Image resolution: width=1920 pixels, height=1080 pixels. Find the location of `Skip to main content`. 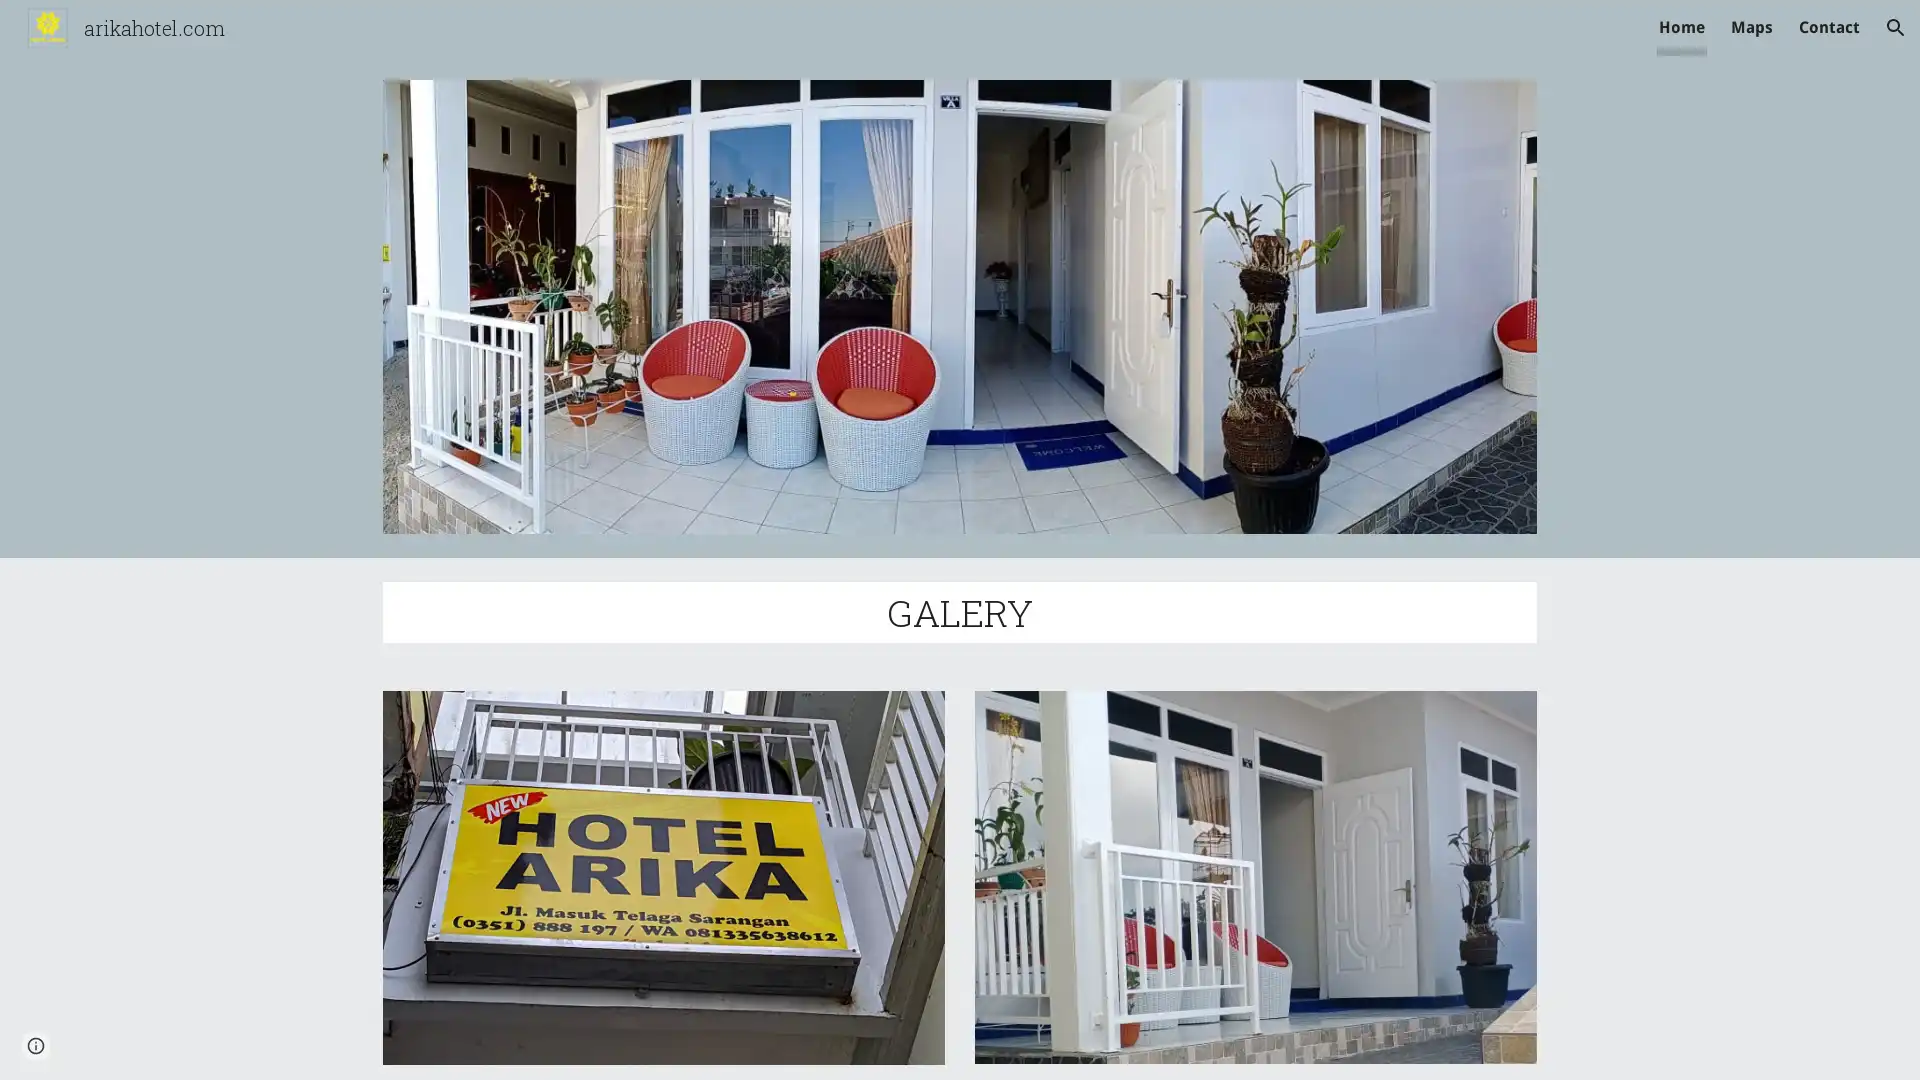

Skip to main content is located at coordinates (787, 37).